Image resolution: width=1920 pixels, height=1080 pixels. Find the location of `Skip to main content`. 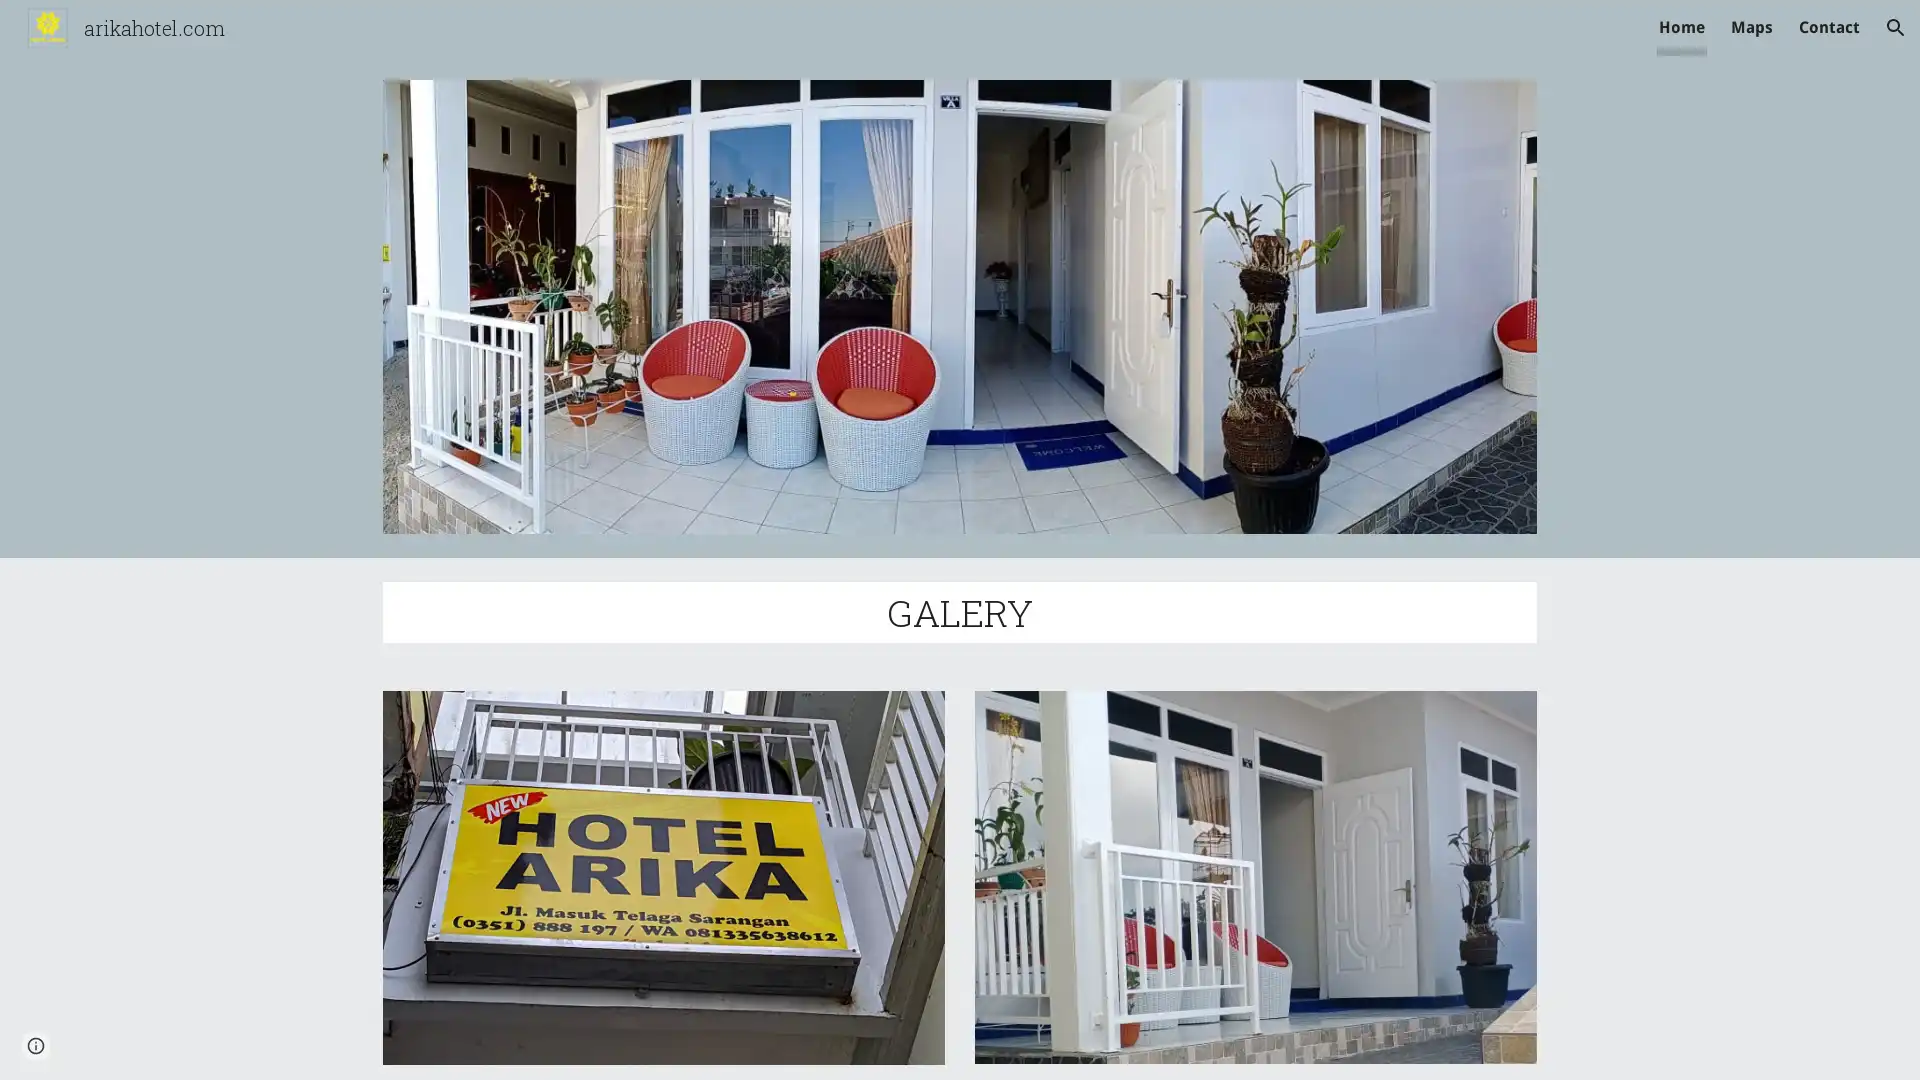

Skip to main content is located at coordinates (787, 37).